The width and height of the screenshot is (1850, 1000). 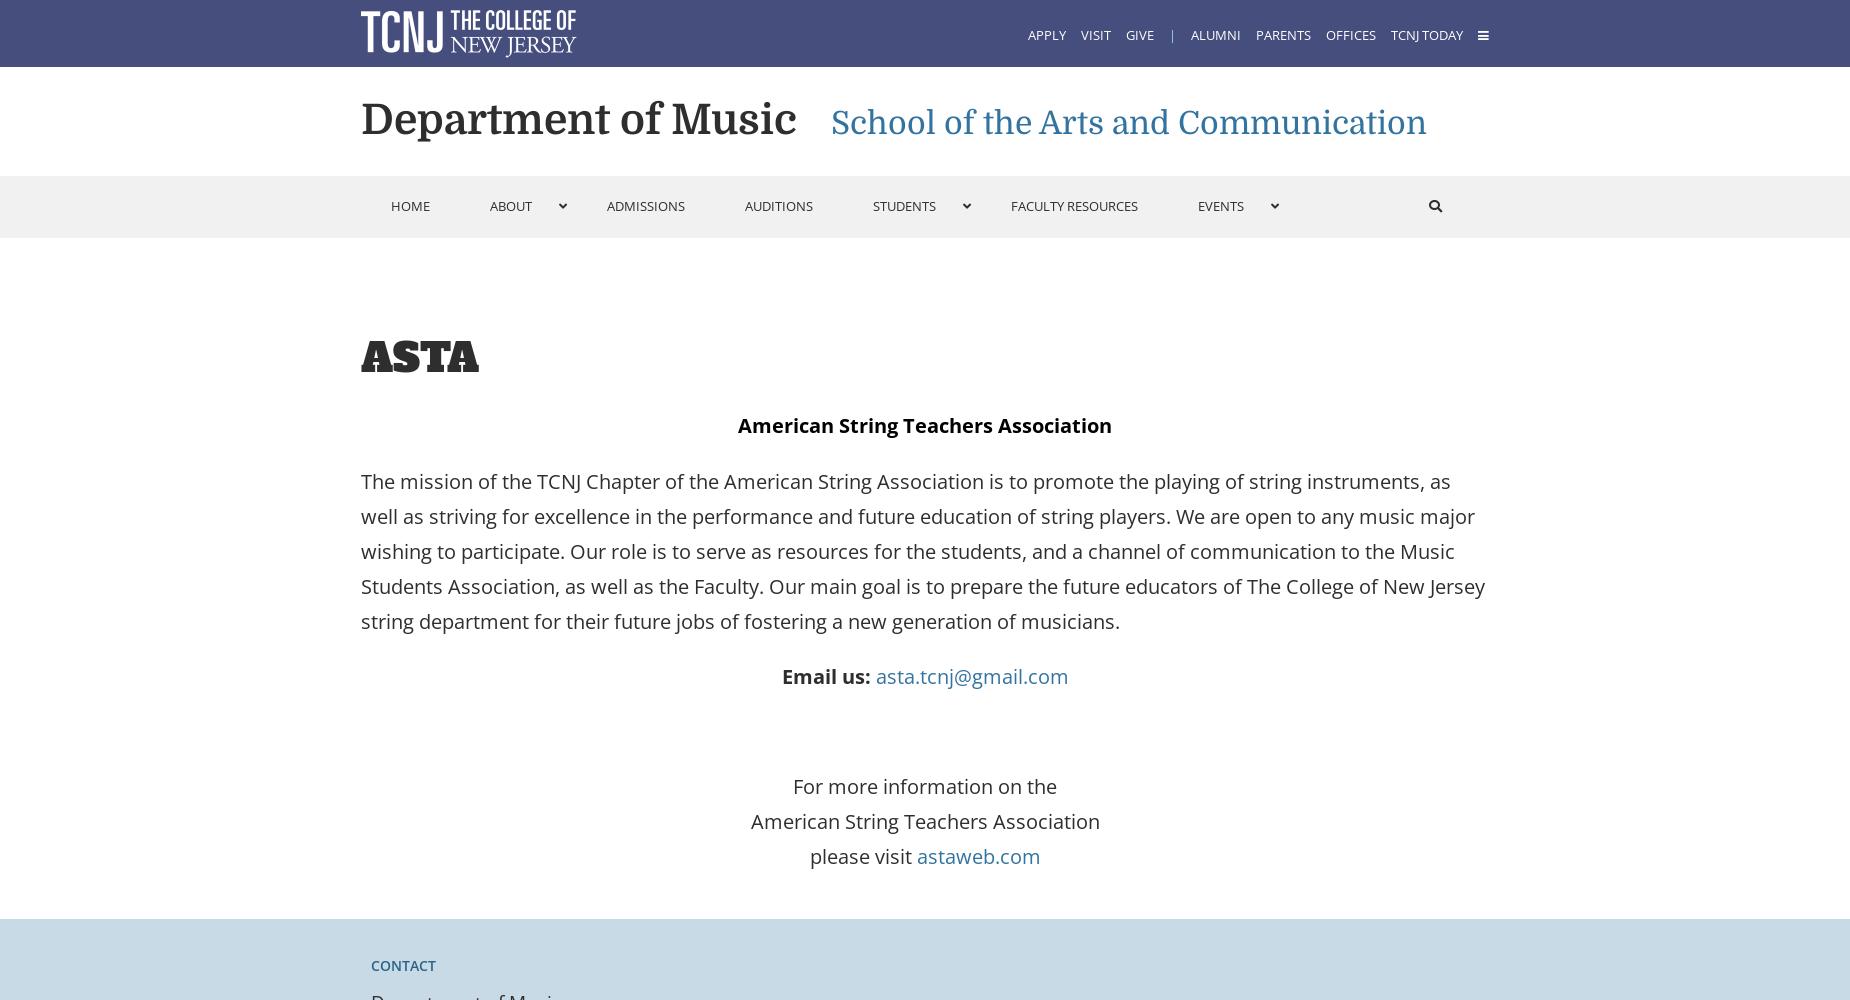 I want to click on '|', so click(x=1167, y=35).